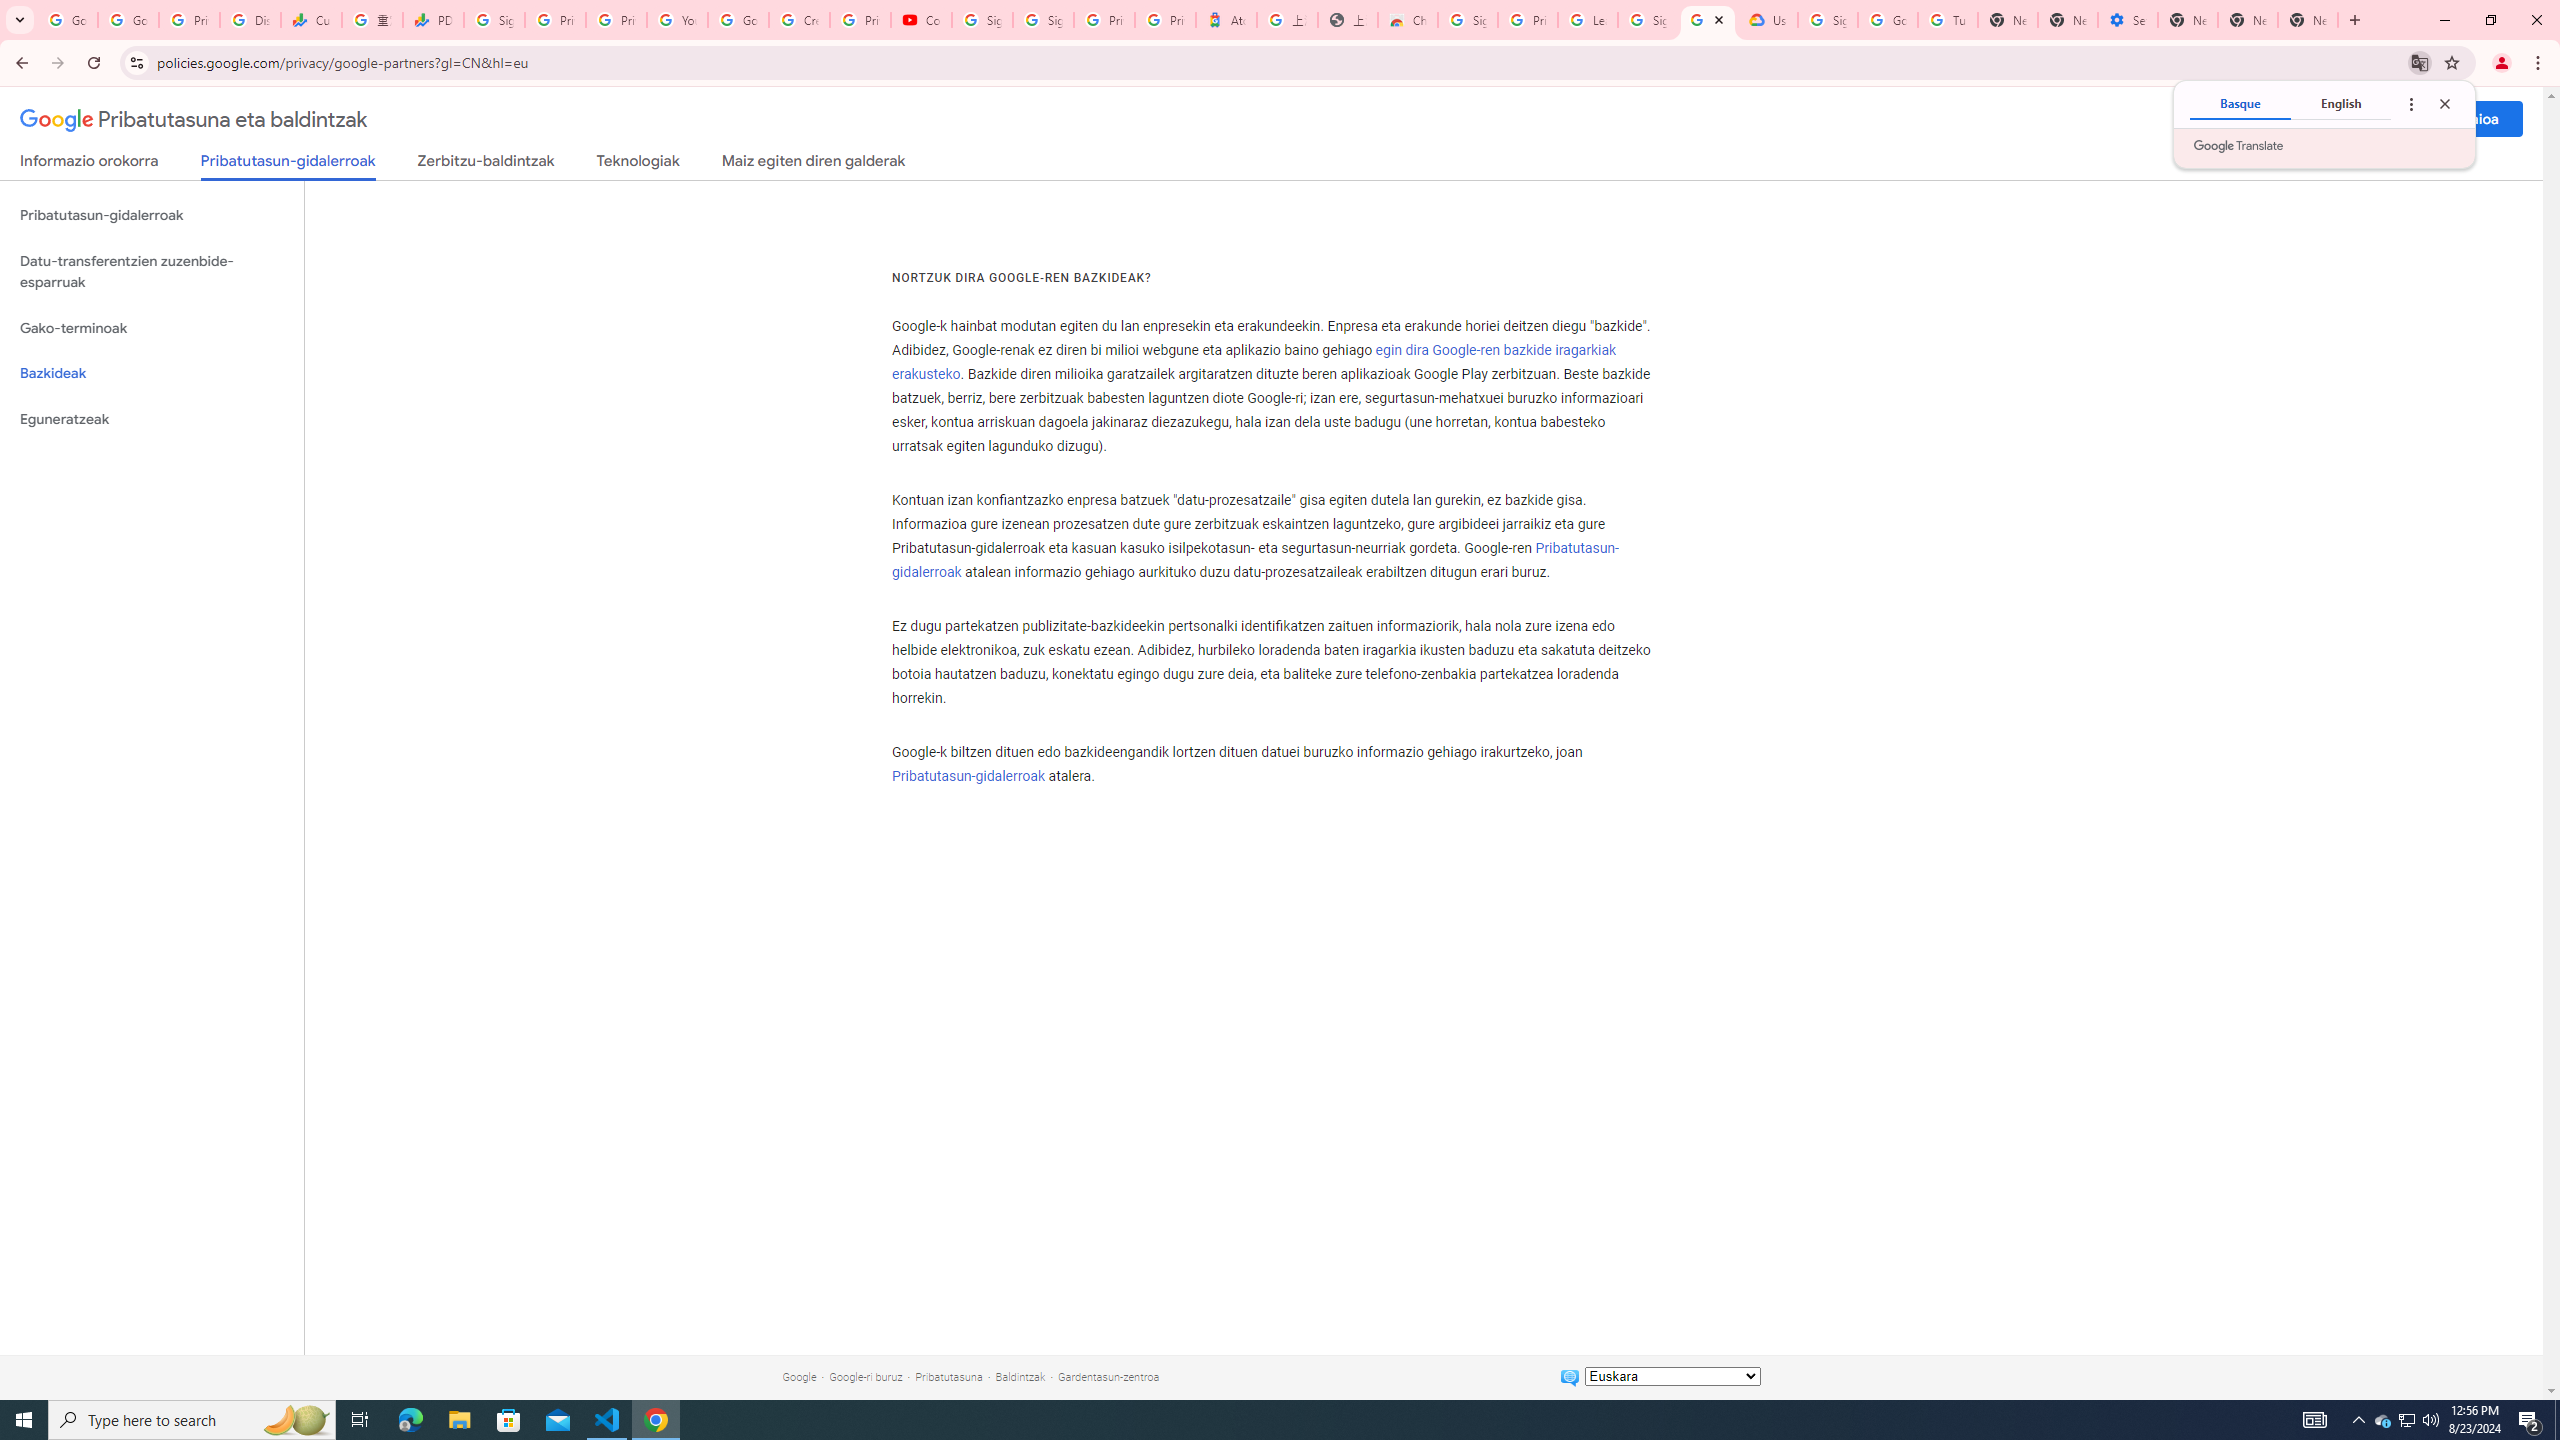  Describe the element at coordinates (151, 328) in the screenshot. I see `'Gako-terminoak'` at that location.